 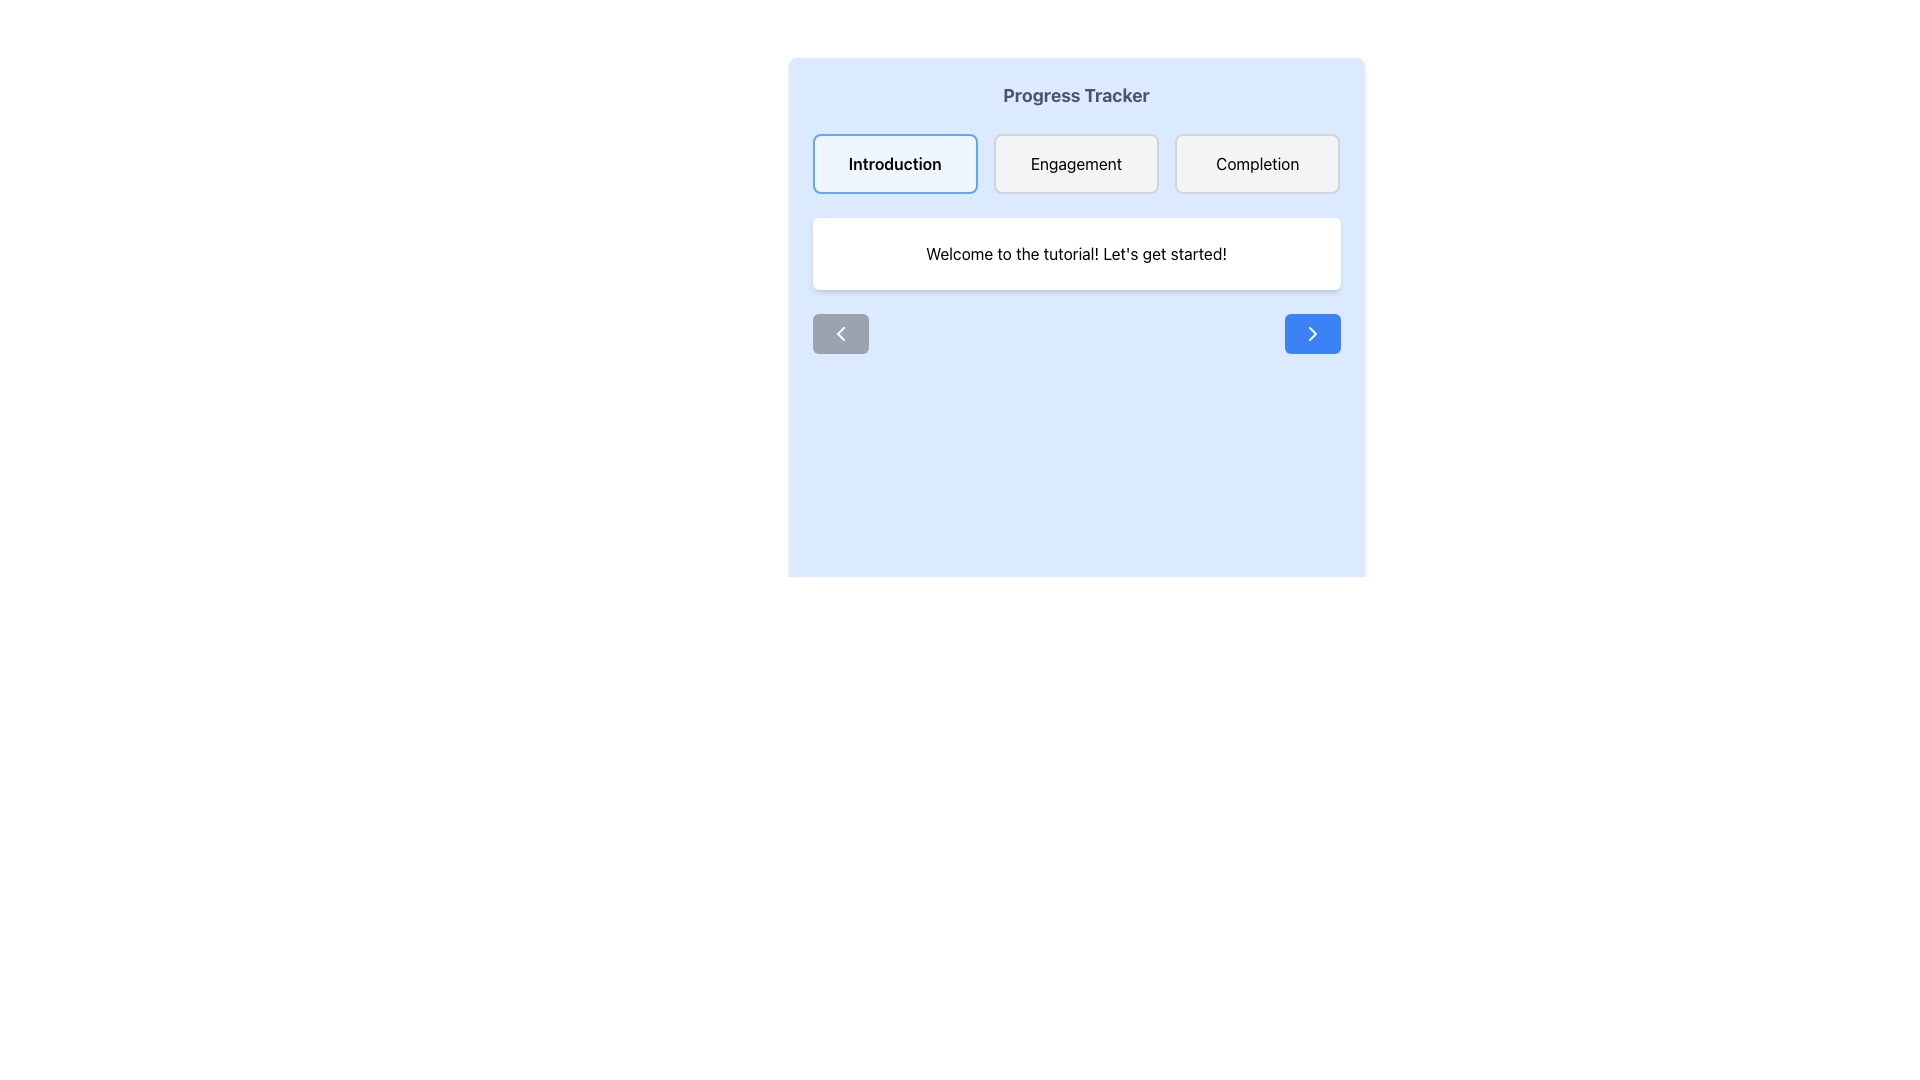 What do you see at coordinates (894, 163) in the screenshot?
I see `the 'Introduction' phase button in the Progress Tracker` at bounding box center [894, 163].